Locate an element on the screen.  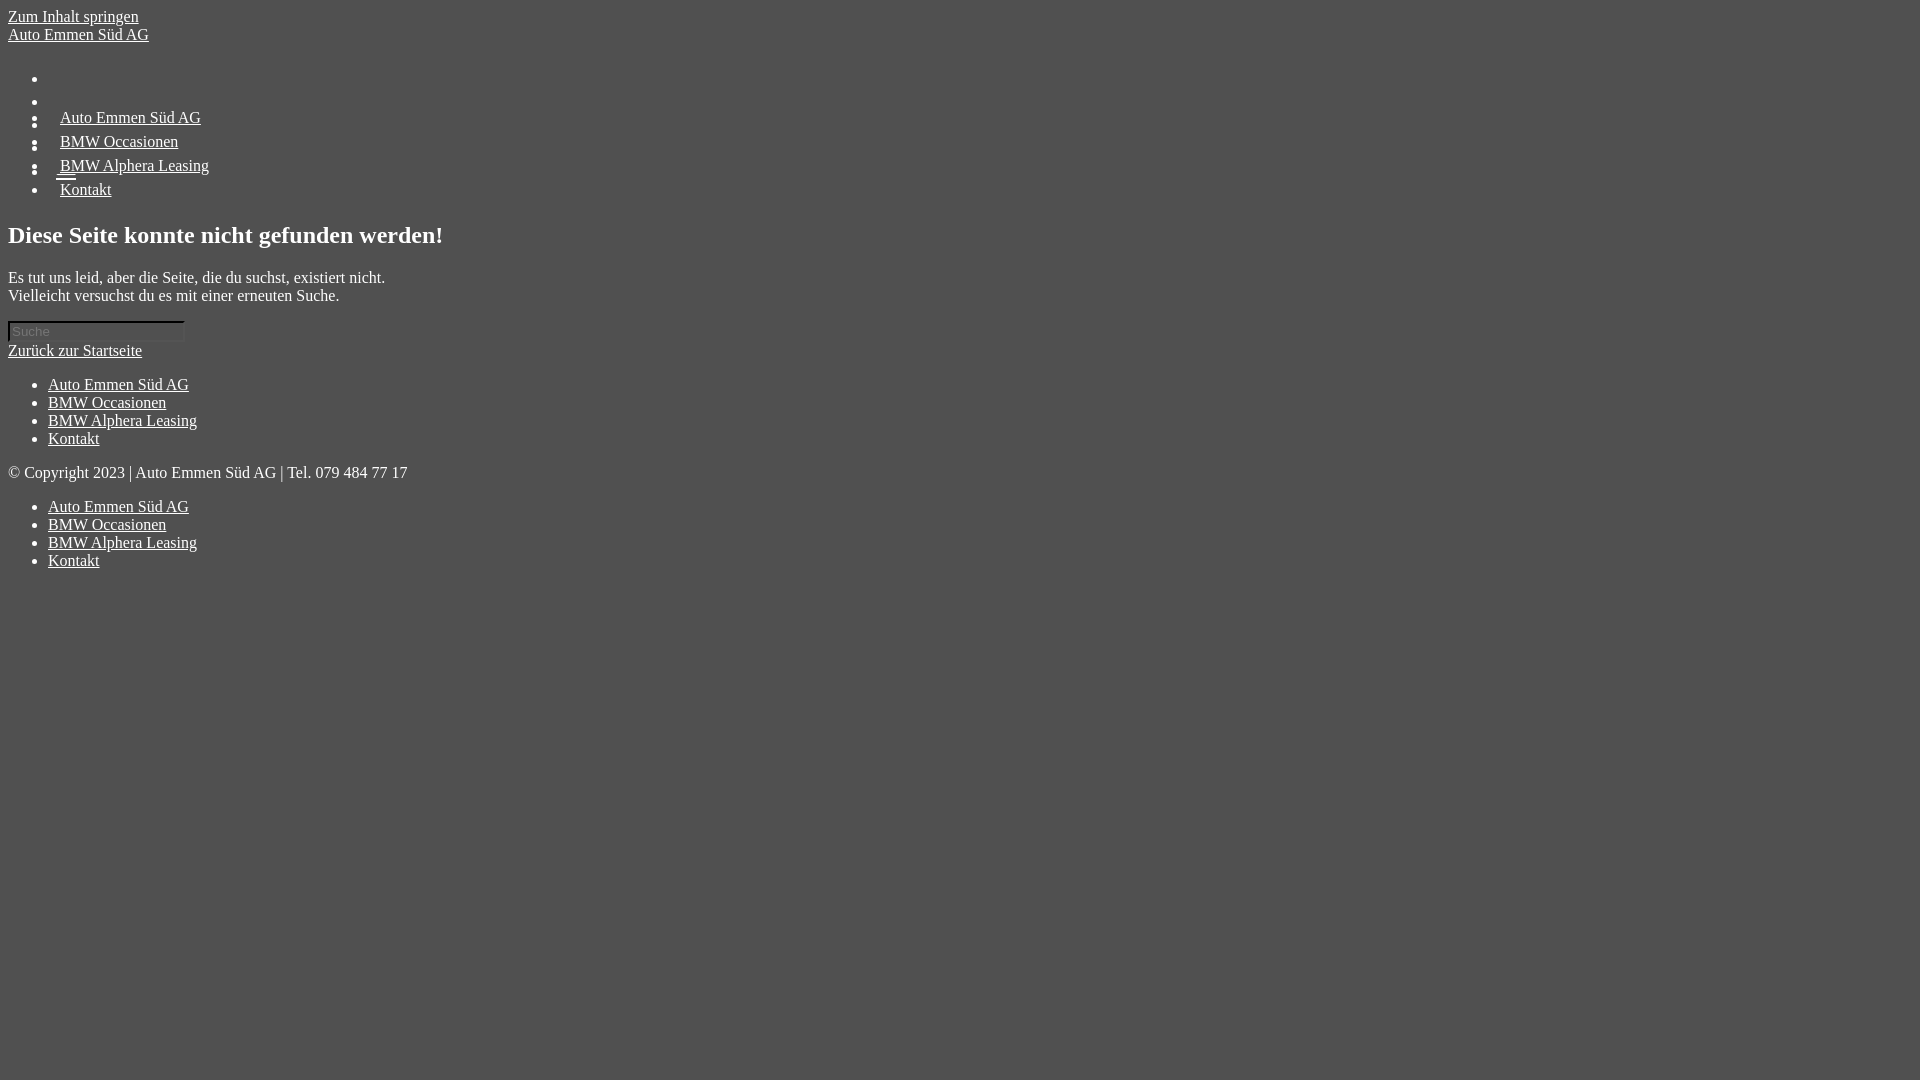
'Kontakt' is located at coordinates (73, 560).